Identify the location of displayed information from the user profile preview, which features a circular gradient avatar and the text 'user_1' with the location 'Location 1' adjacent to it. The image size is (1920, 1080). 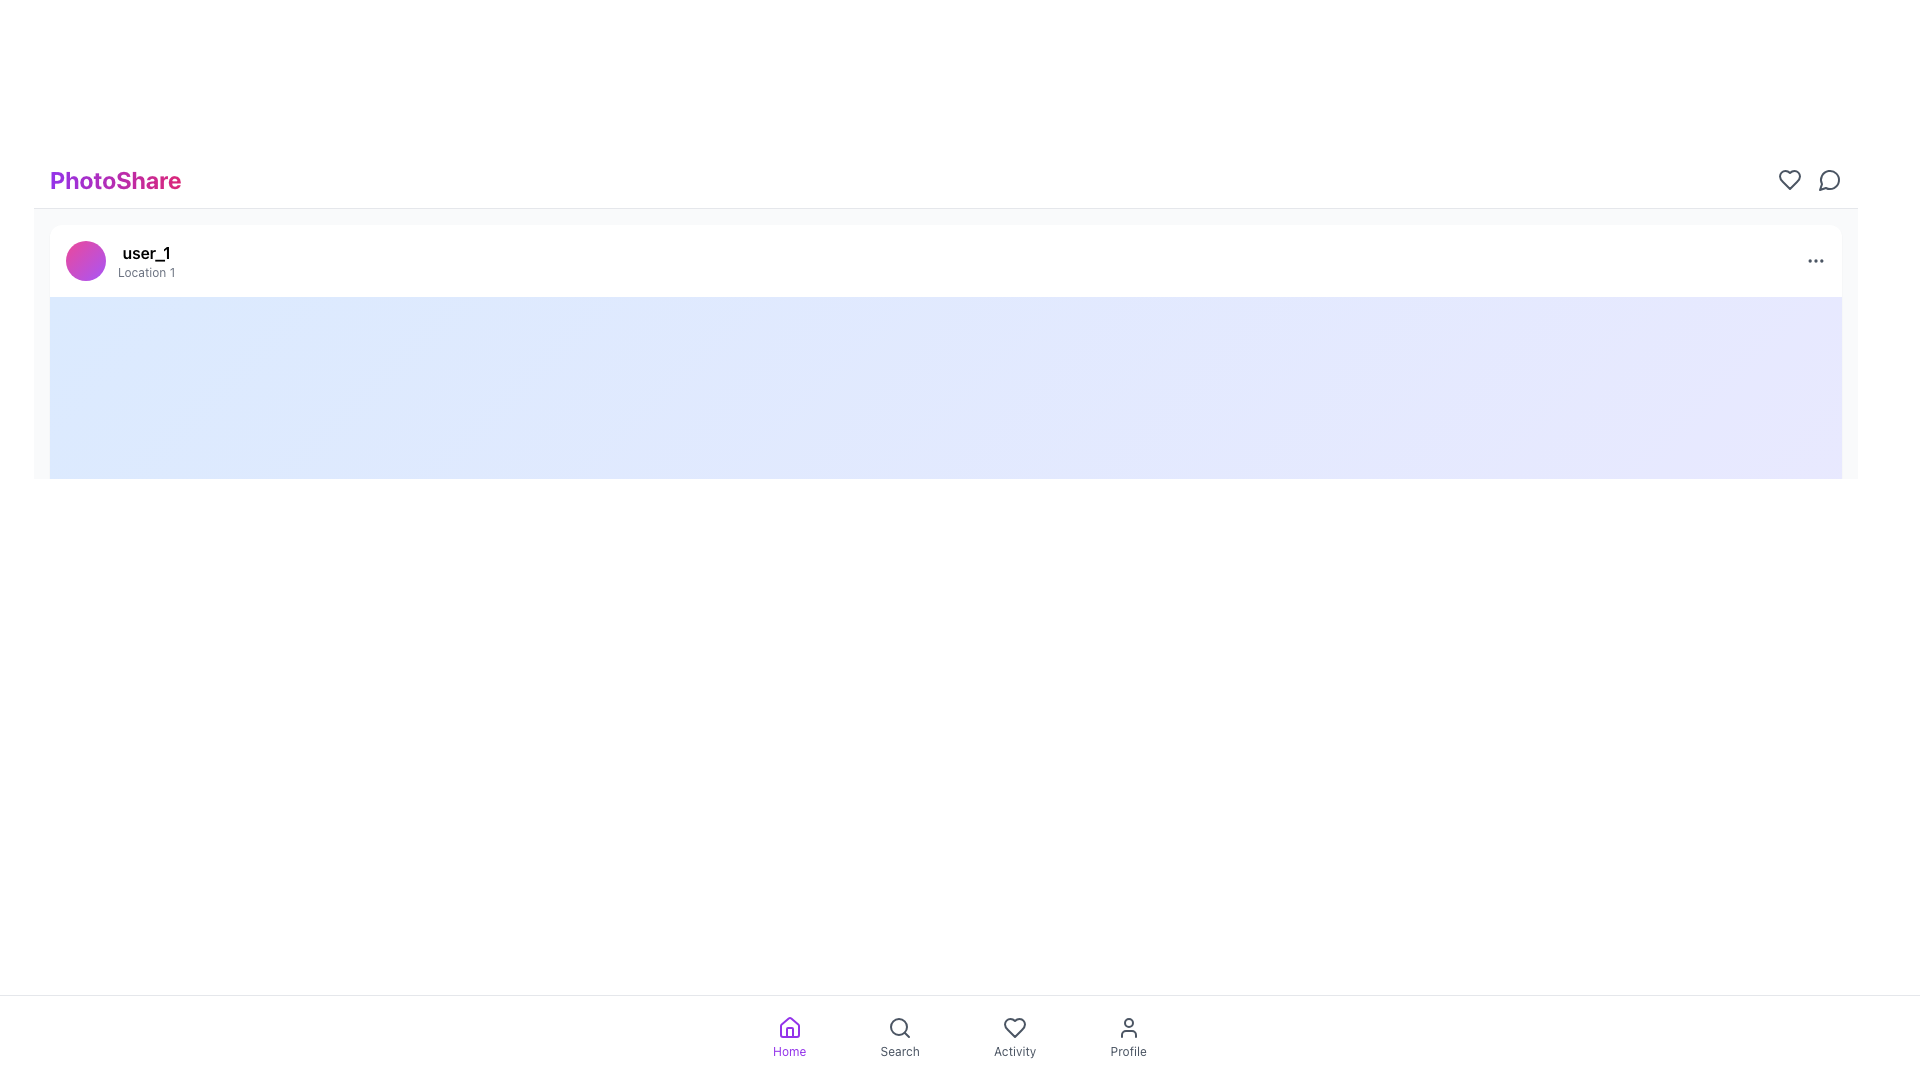
(119, 260).